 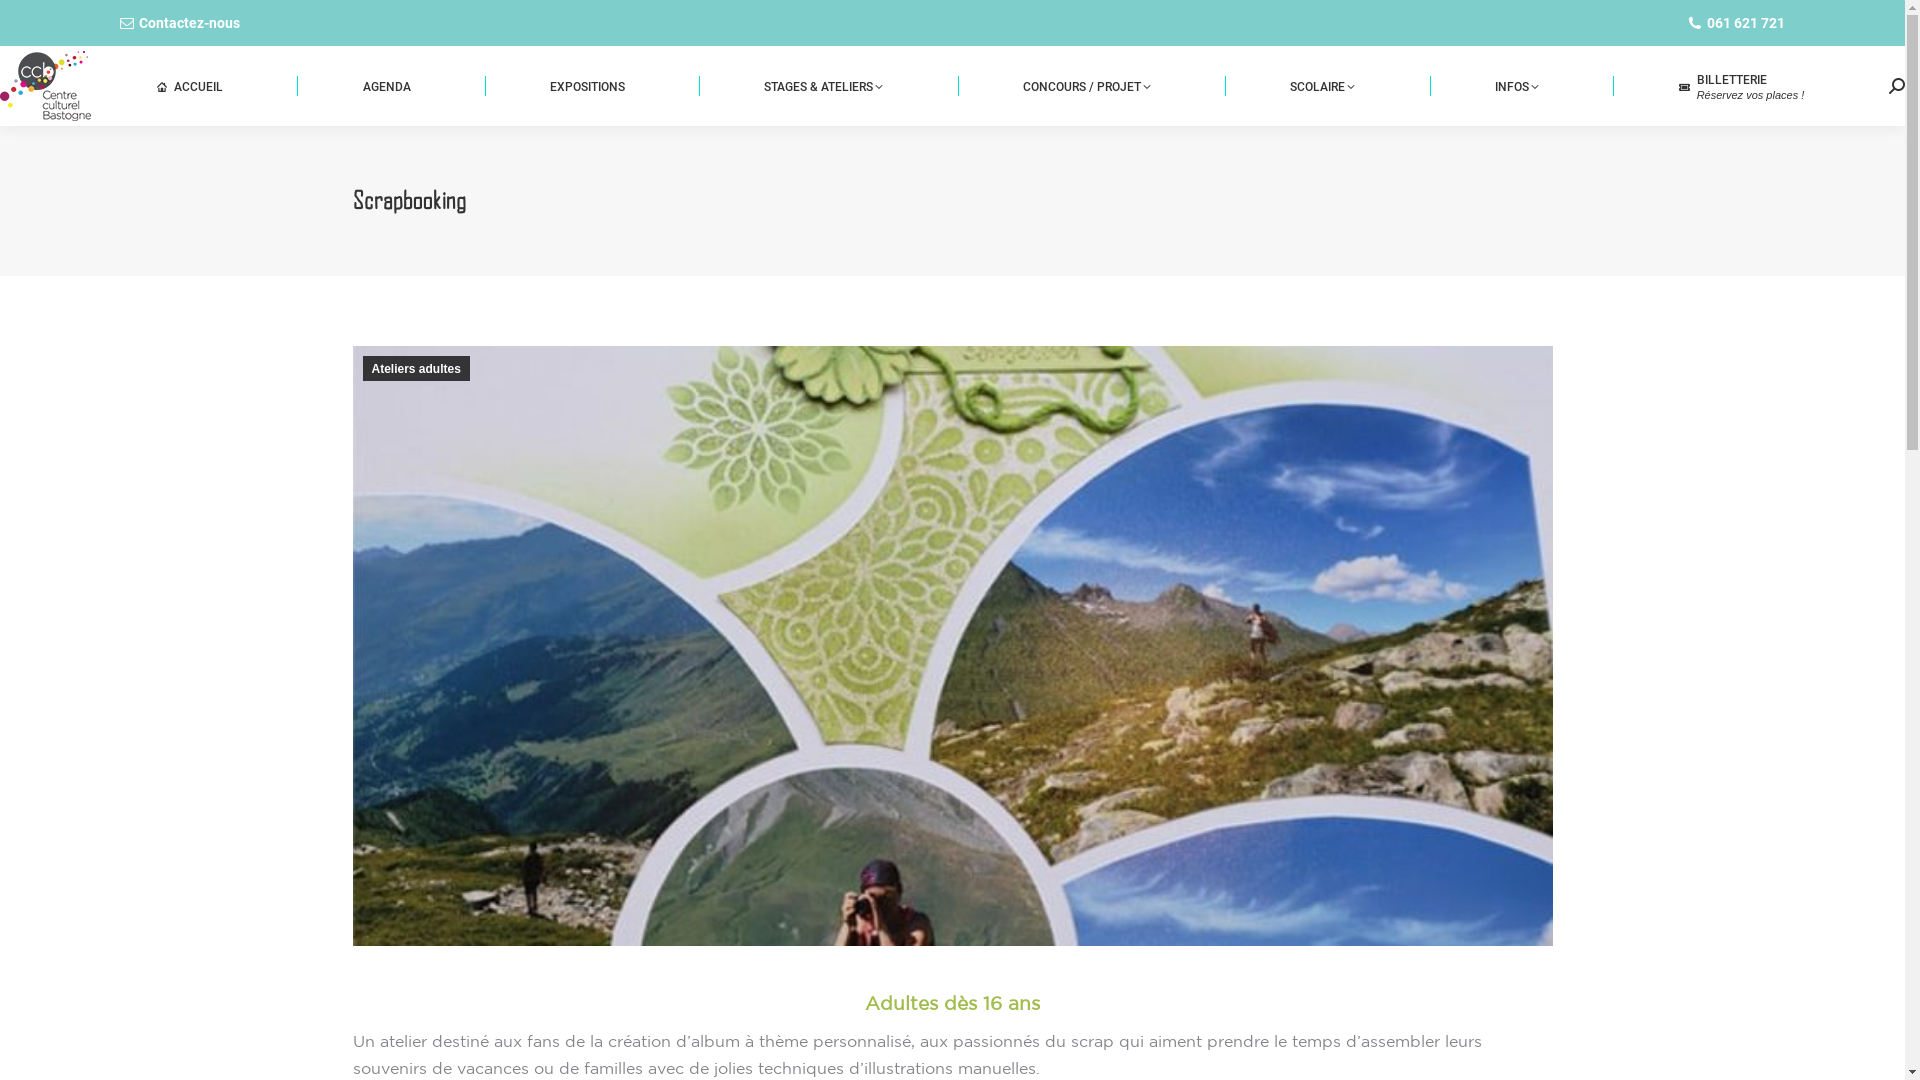 I want to click on 'Ateliers adultes', so click(x=414, y=368).